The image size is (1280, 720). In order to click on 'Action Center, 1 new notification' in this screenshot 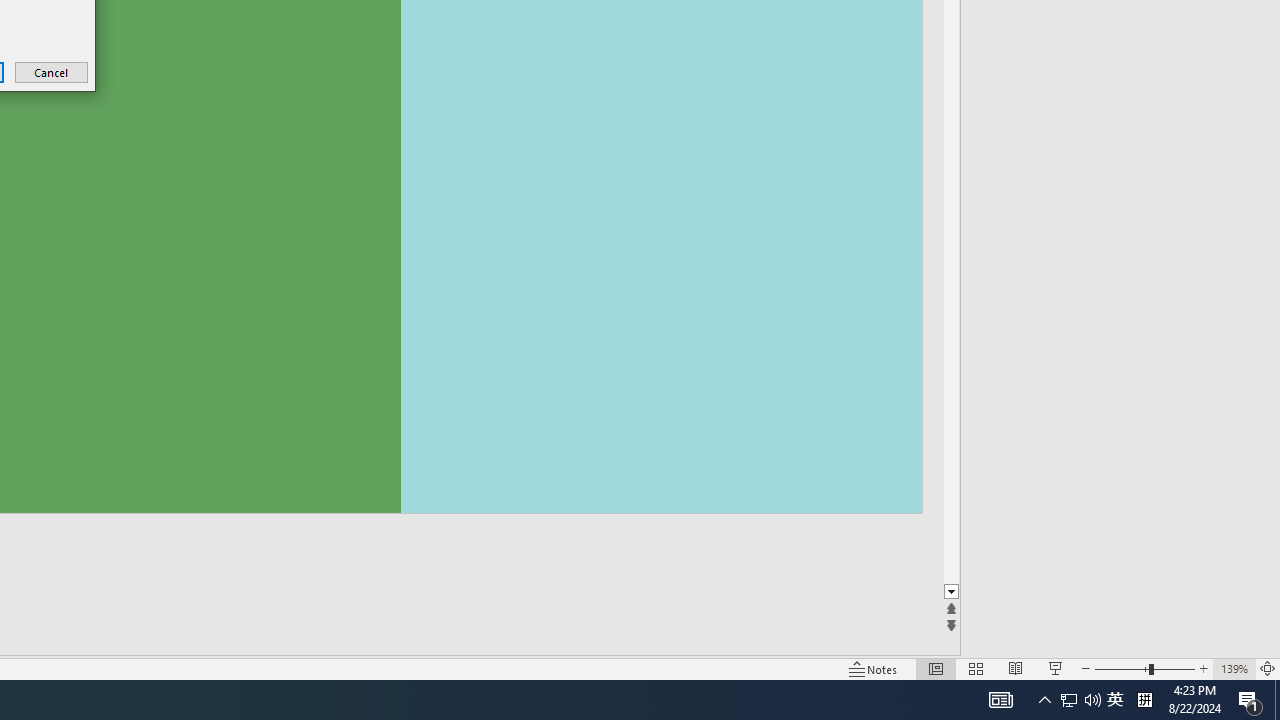, I will do `click(1250, 698)`.